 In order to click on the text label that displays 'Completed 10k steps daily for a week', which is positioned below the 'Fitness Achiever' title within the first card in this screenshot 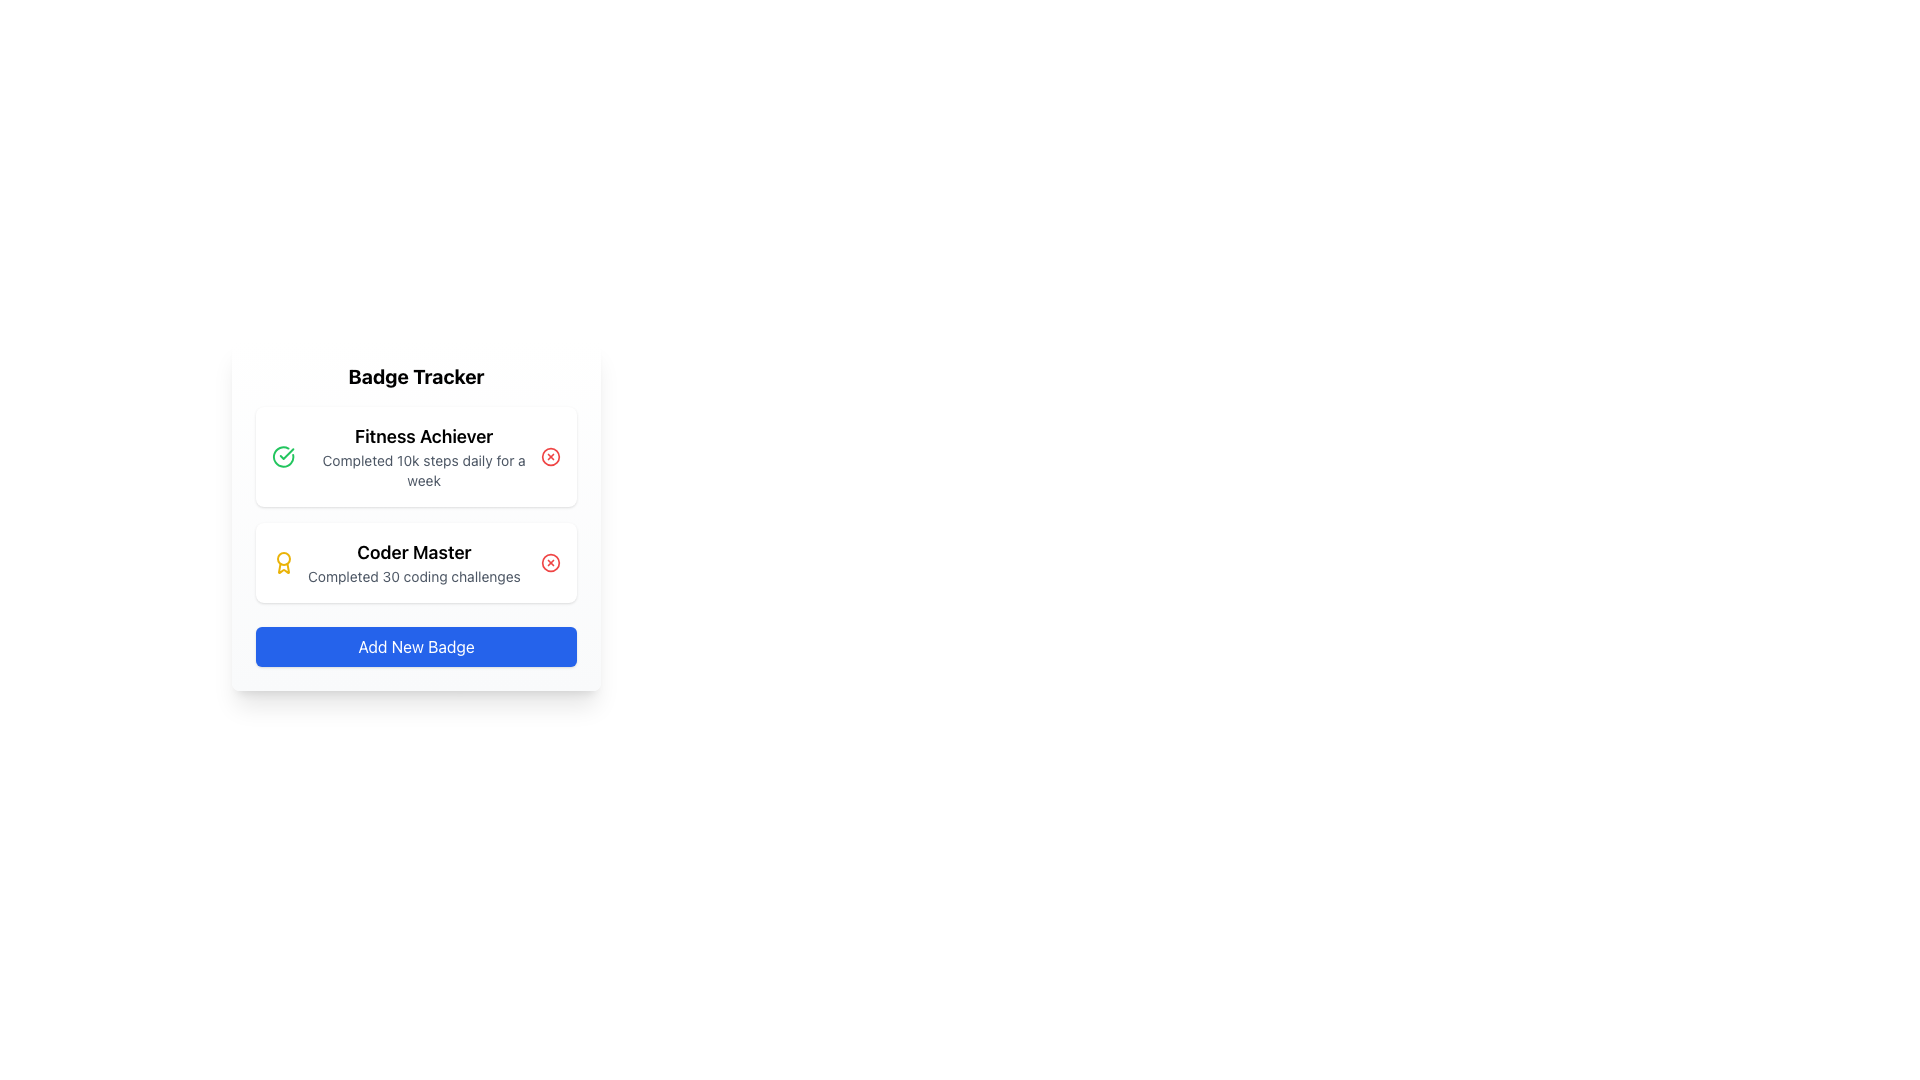, I will do `click(423, 470)`.